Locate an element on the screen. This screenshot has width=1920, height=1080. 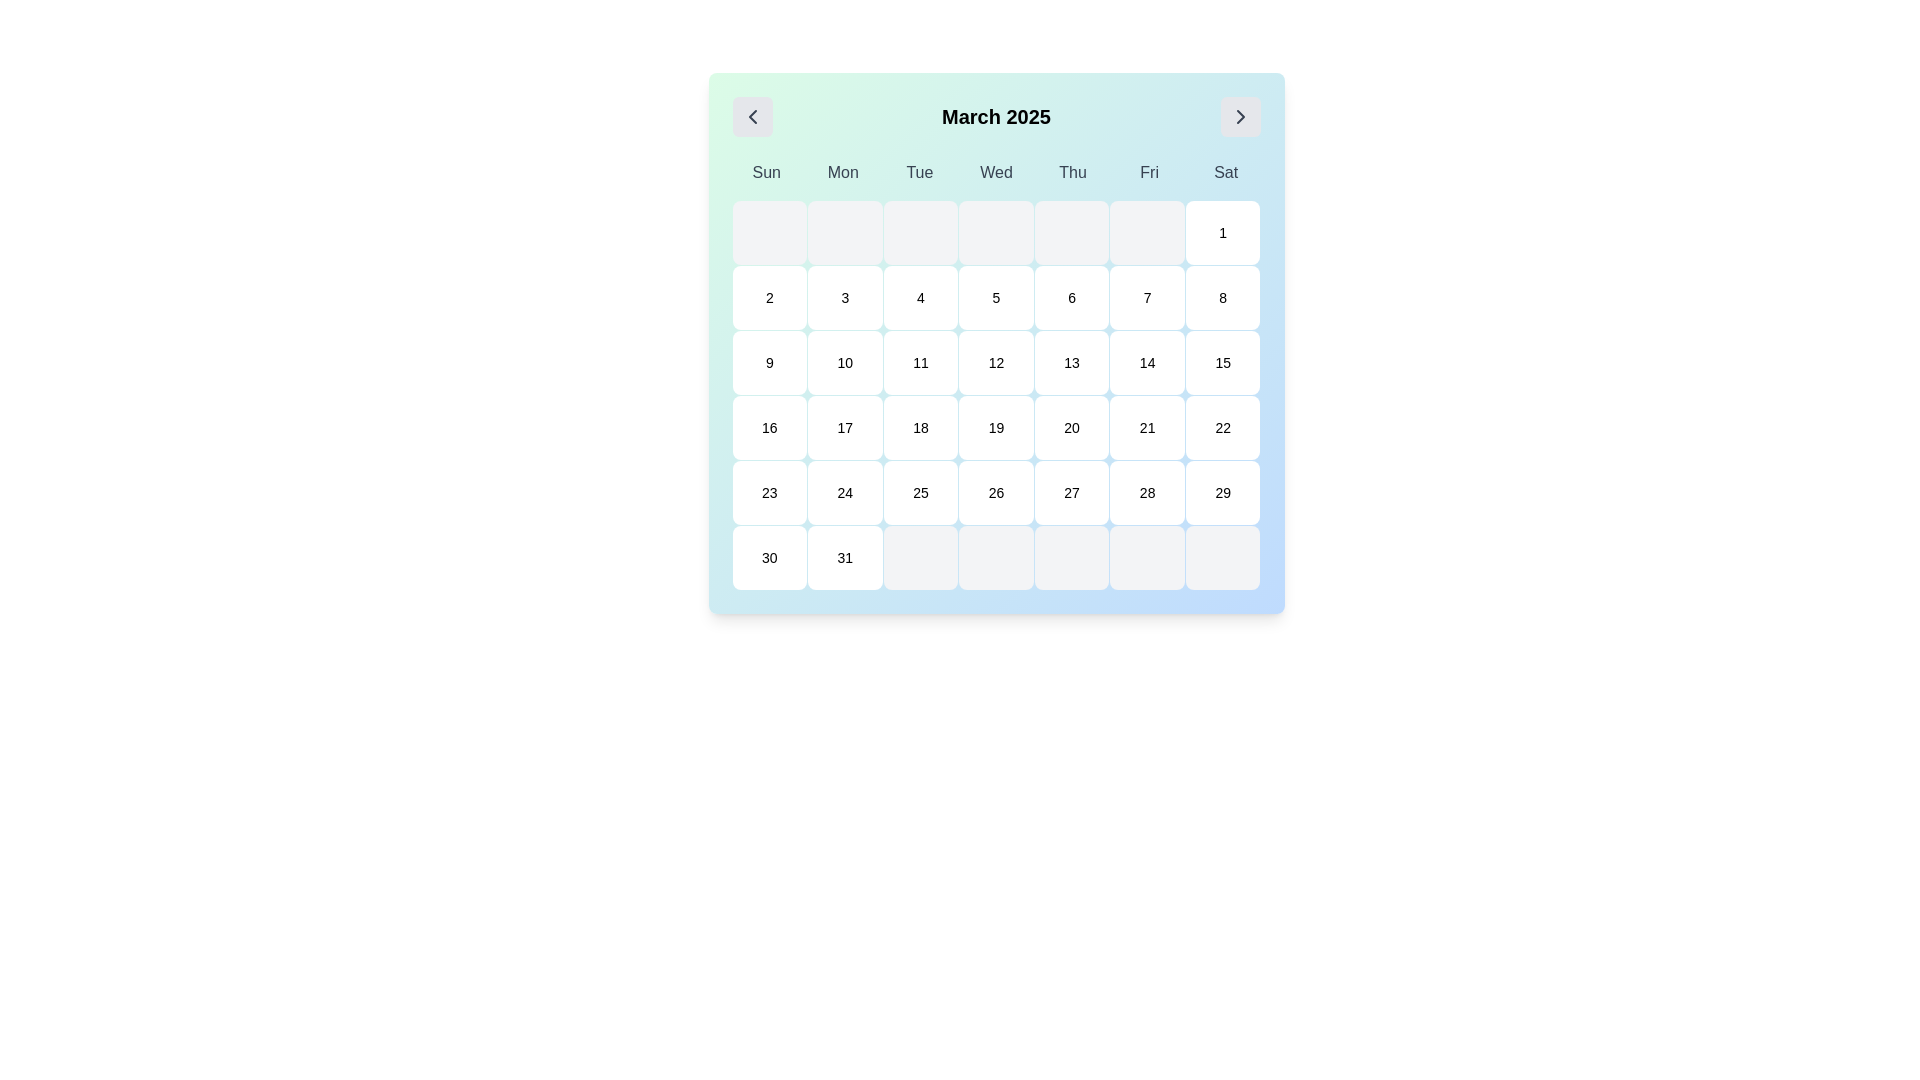
the inactive calendar cell located in the sixth column of the last row of the calendar grid is located at coordinates (1071, 558).